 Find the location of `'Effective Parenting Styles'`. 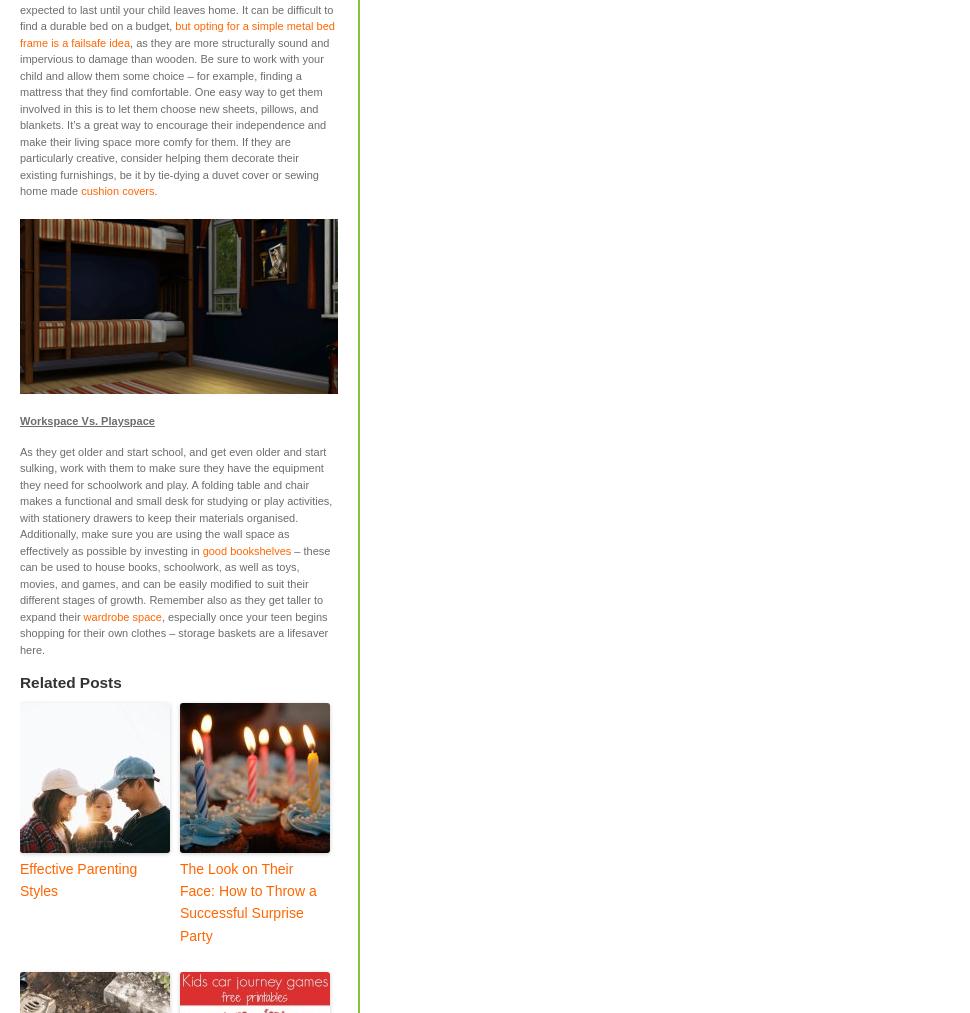

'Effective Parenting Styles' is located at coordinates (19, 877).